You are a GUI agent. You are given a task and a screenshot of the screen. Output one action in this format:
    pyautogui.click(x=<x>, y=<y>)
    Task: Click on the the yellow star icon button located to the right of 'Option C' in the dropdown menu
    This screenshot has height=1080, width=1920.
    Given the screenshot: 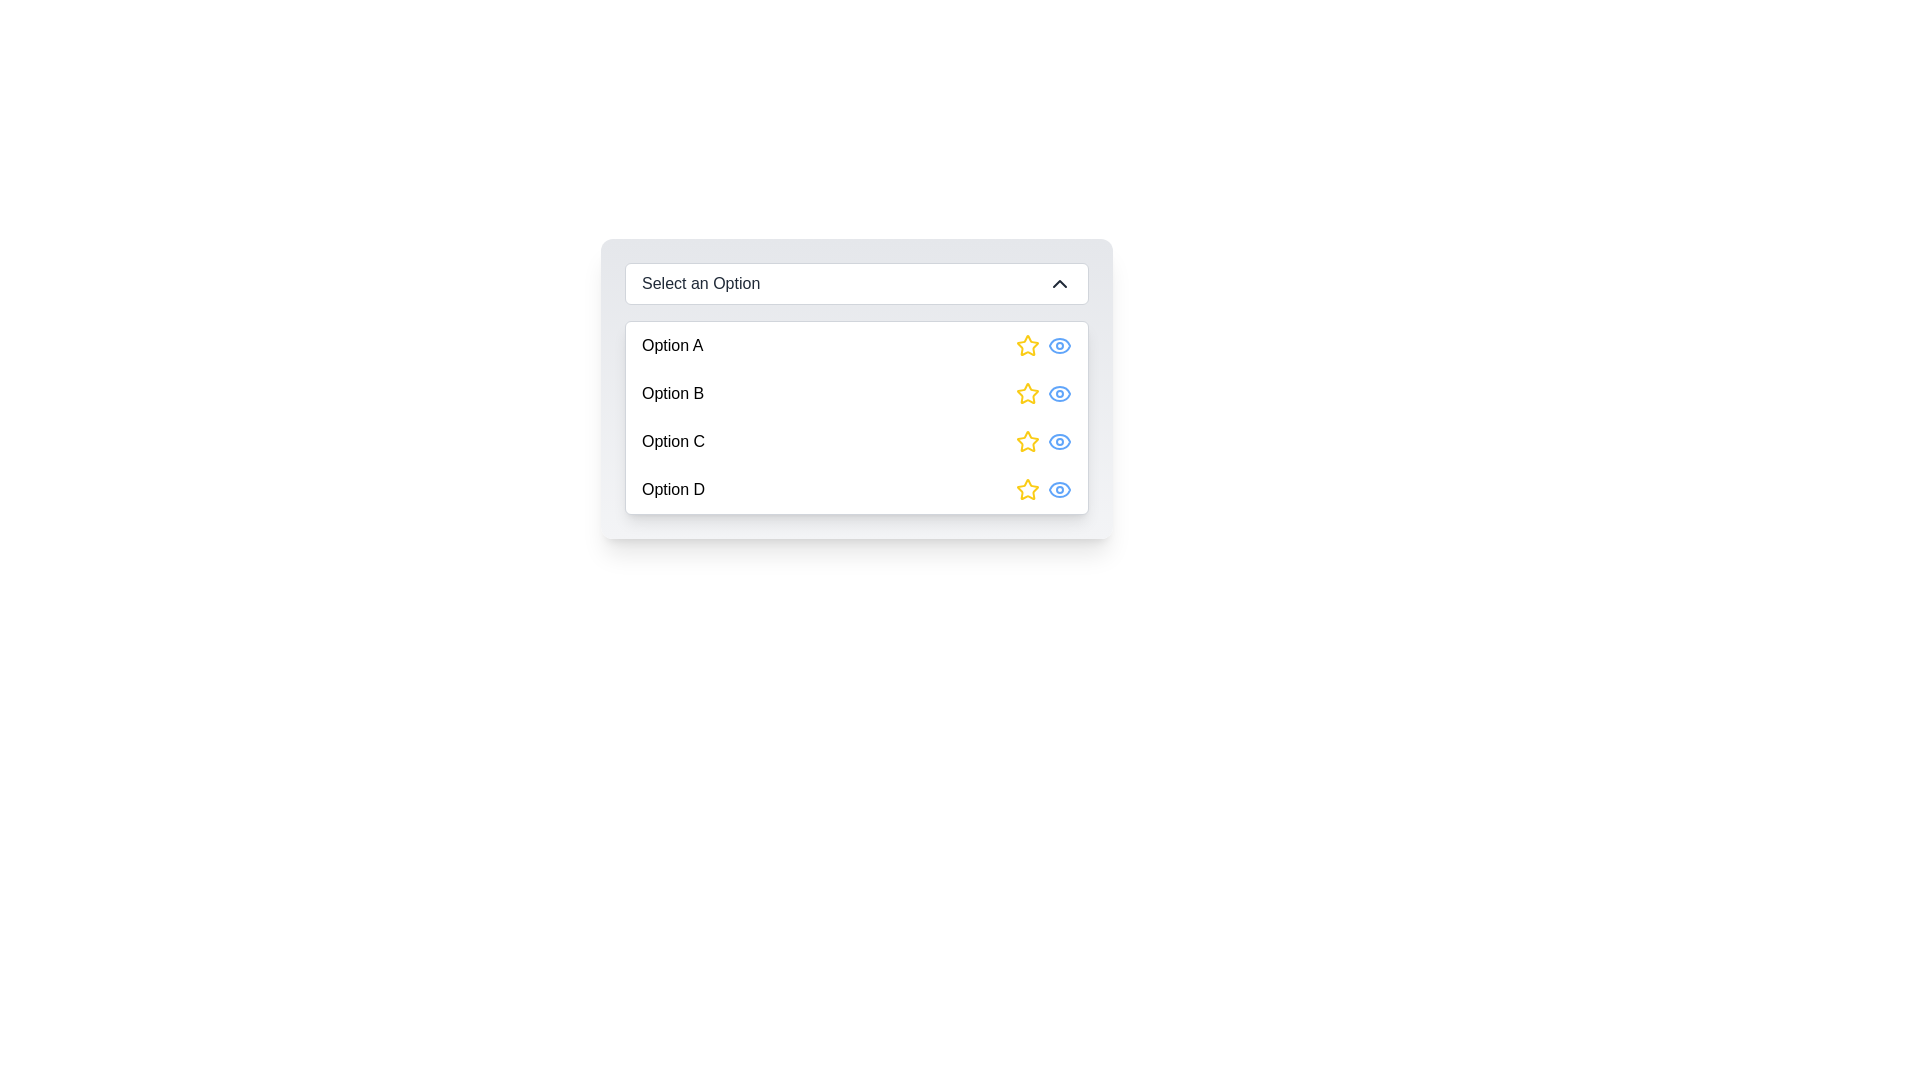 What is the action you would take?
    pyautogui.click(x=1027, y=440)
    